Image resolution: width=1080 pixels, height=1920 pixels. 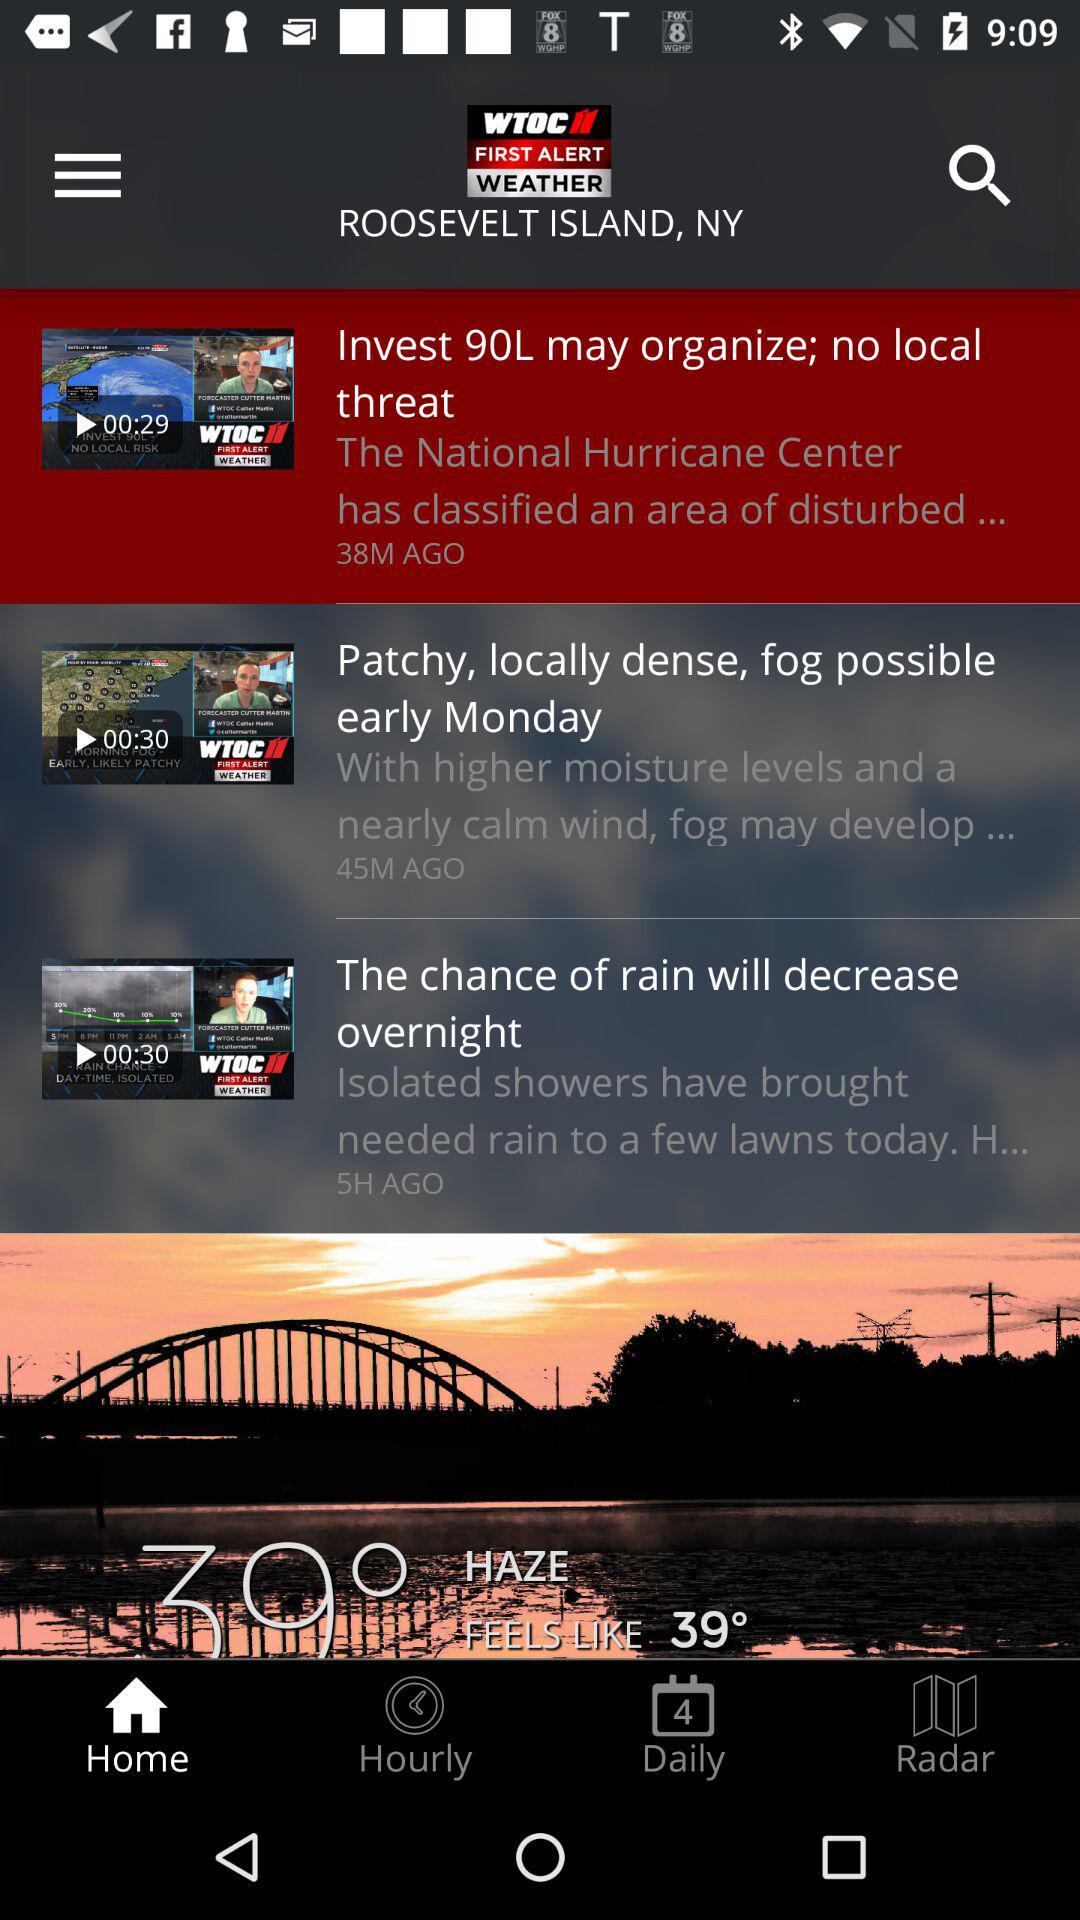 I want to click on daily item, so click(x=682, y=1726).